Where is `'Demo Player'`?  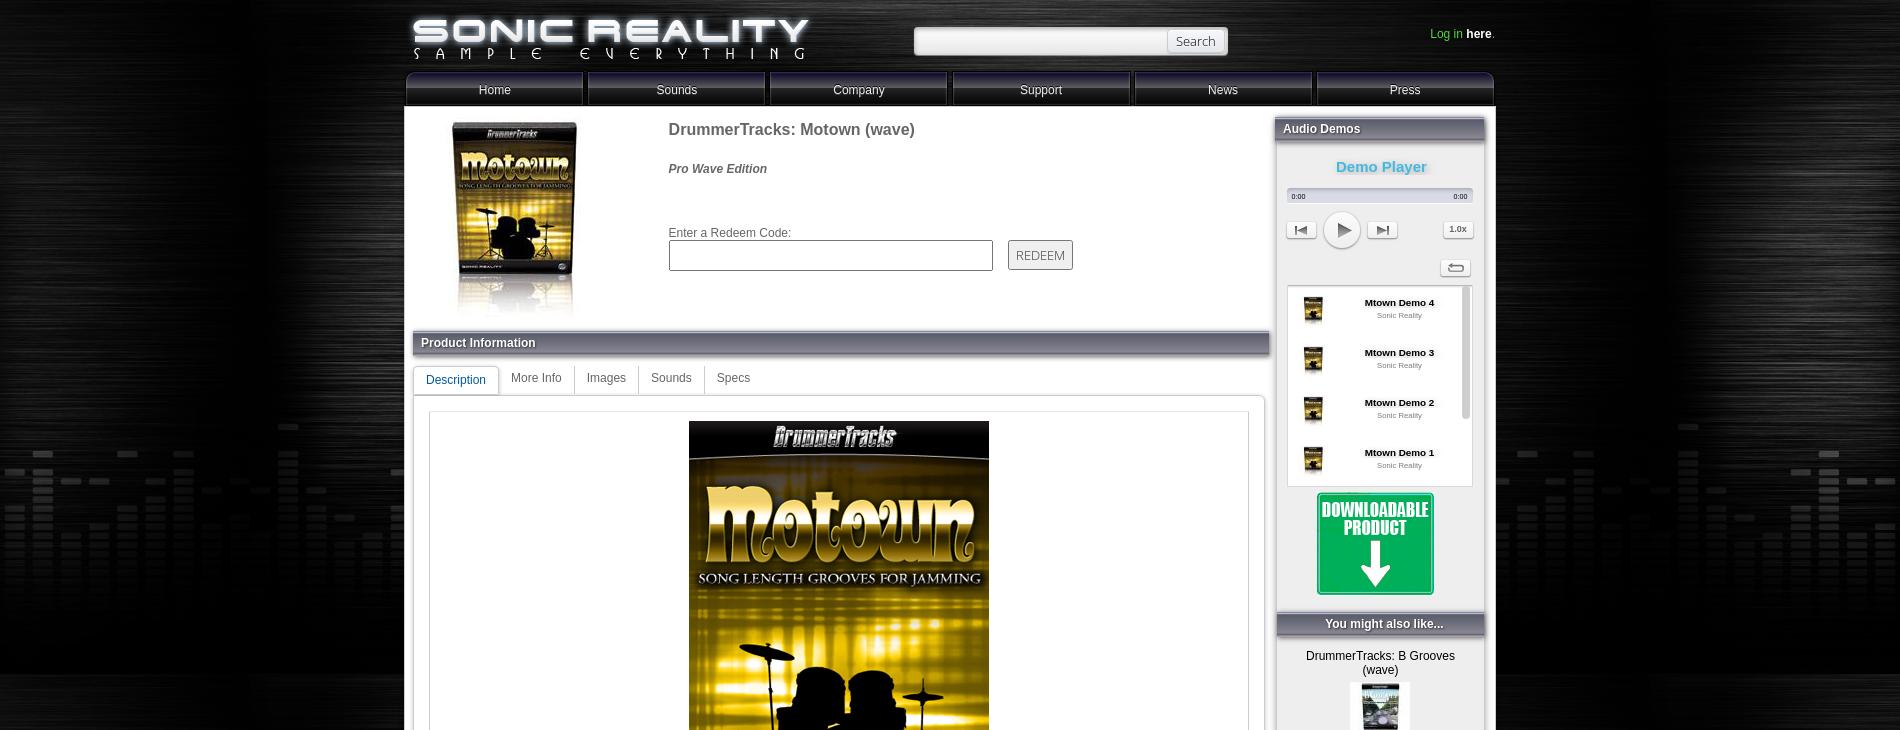
'Demo Player' is located at coordinates (1379, 164).